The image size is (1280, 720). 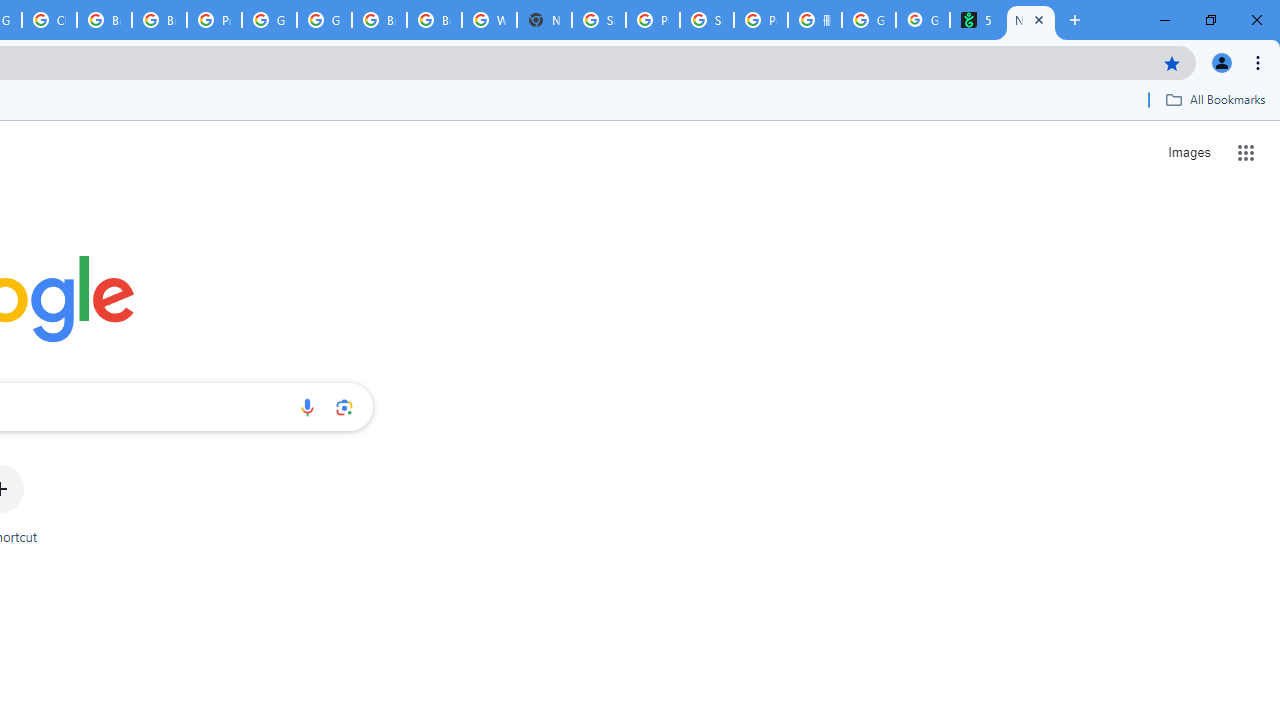 What do you see at coordinates (598, 20) in the screenshot?
I see `'Sign in - Google Accounts'` at bounding box center [598, 20].